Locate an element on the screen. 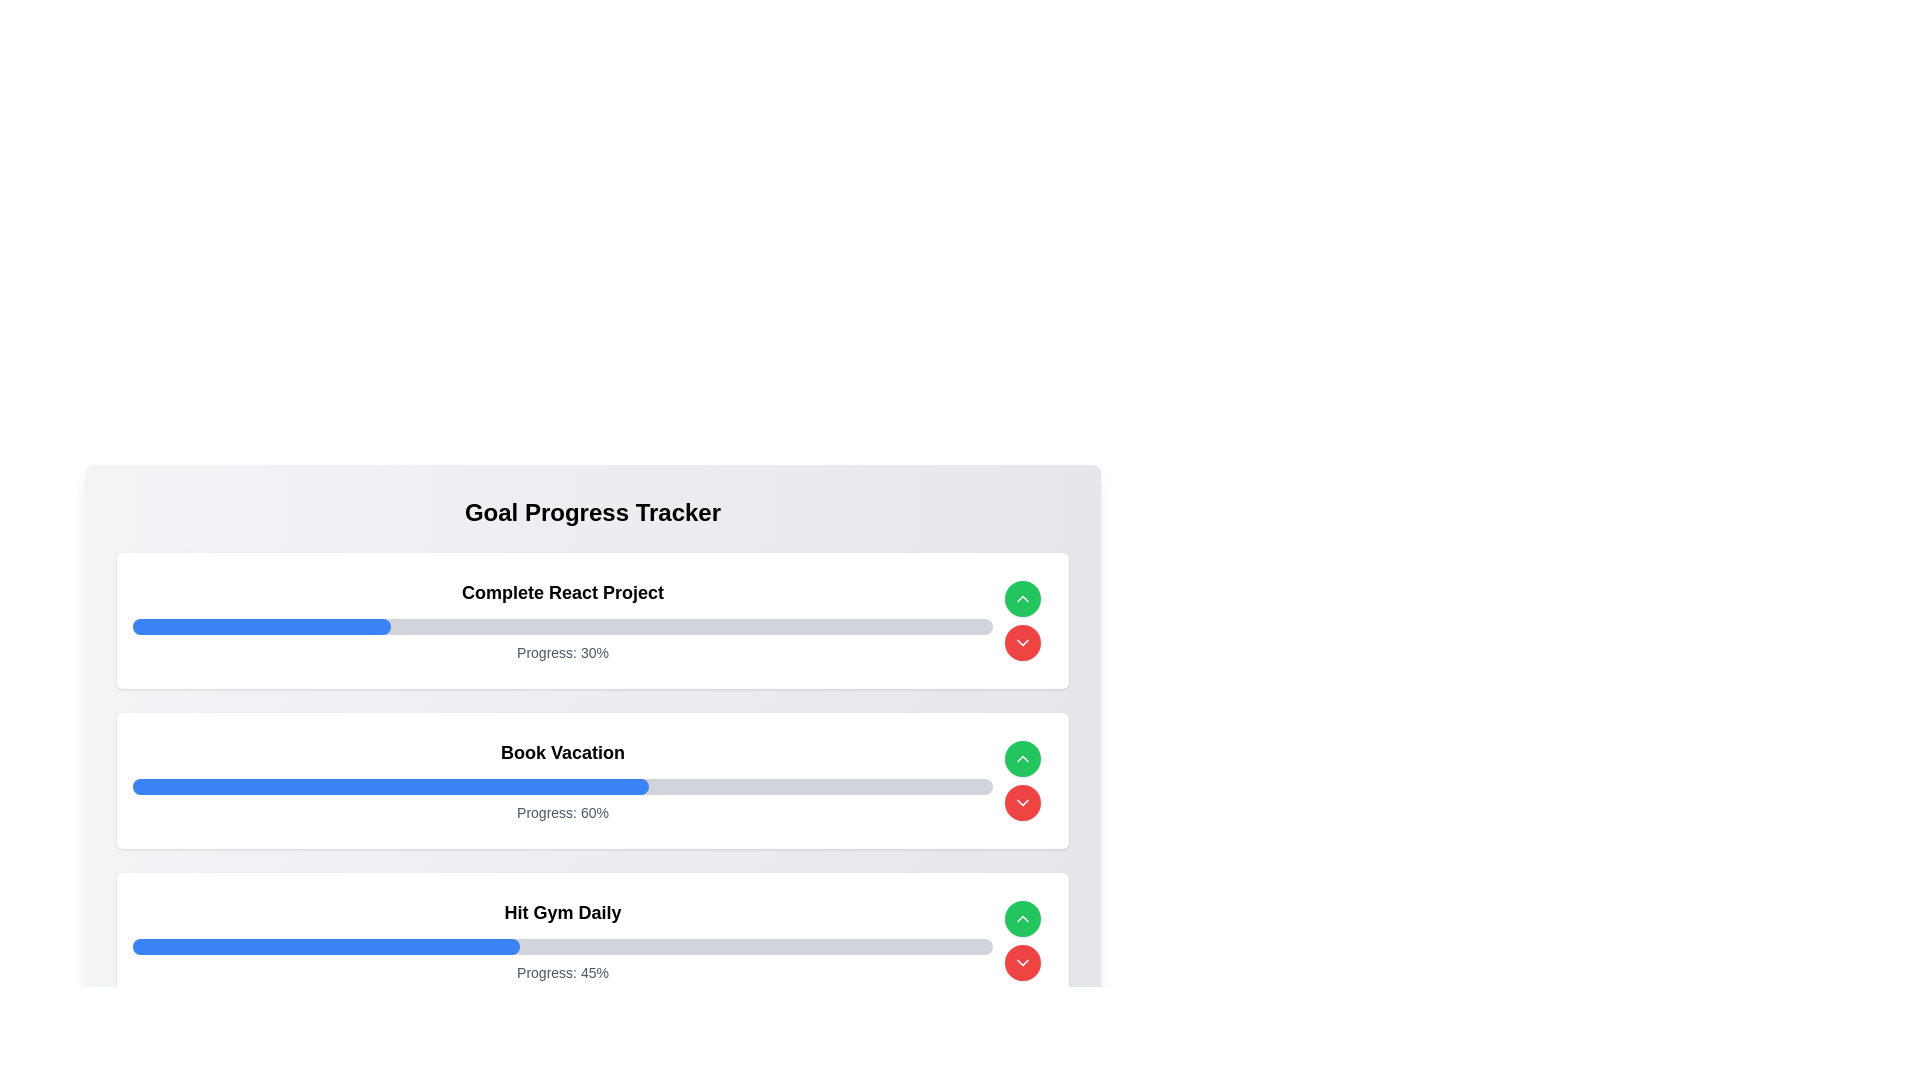  the completion percentage label located below the progress bar for the 'Complete React Project' task is located at coordinates (561, 652).